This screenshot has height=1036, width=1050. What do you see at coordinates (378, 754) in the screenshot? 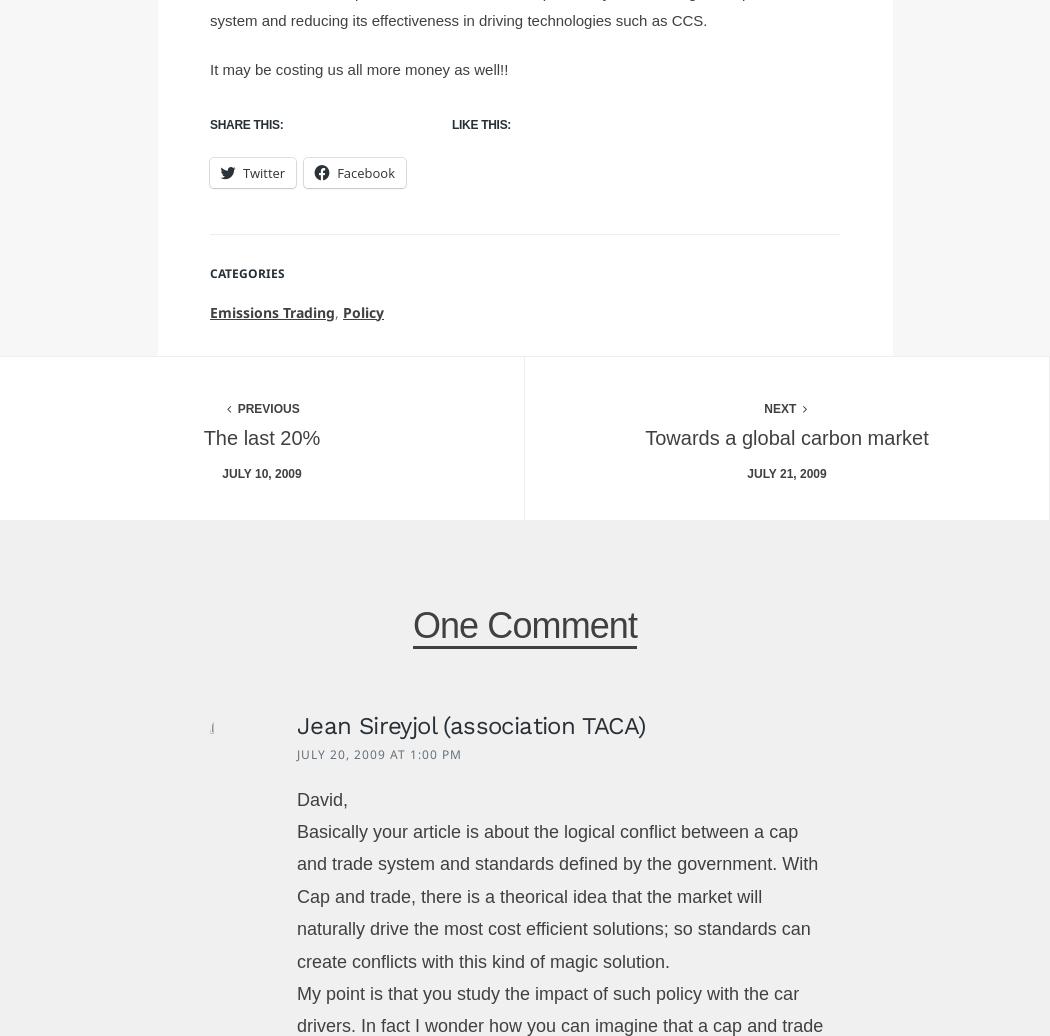
I see `'July 20, 2009 at 1:00 pm'` at bounding box center [378, 754].